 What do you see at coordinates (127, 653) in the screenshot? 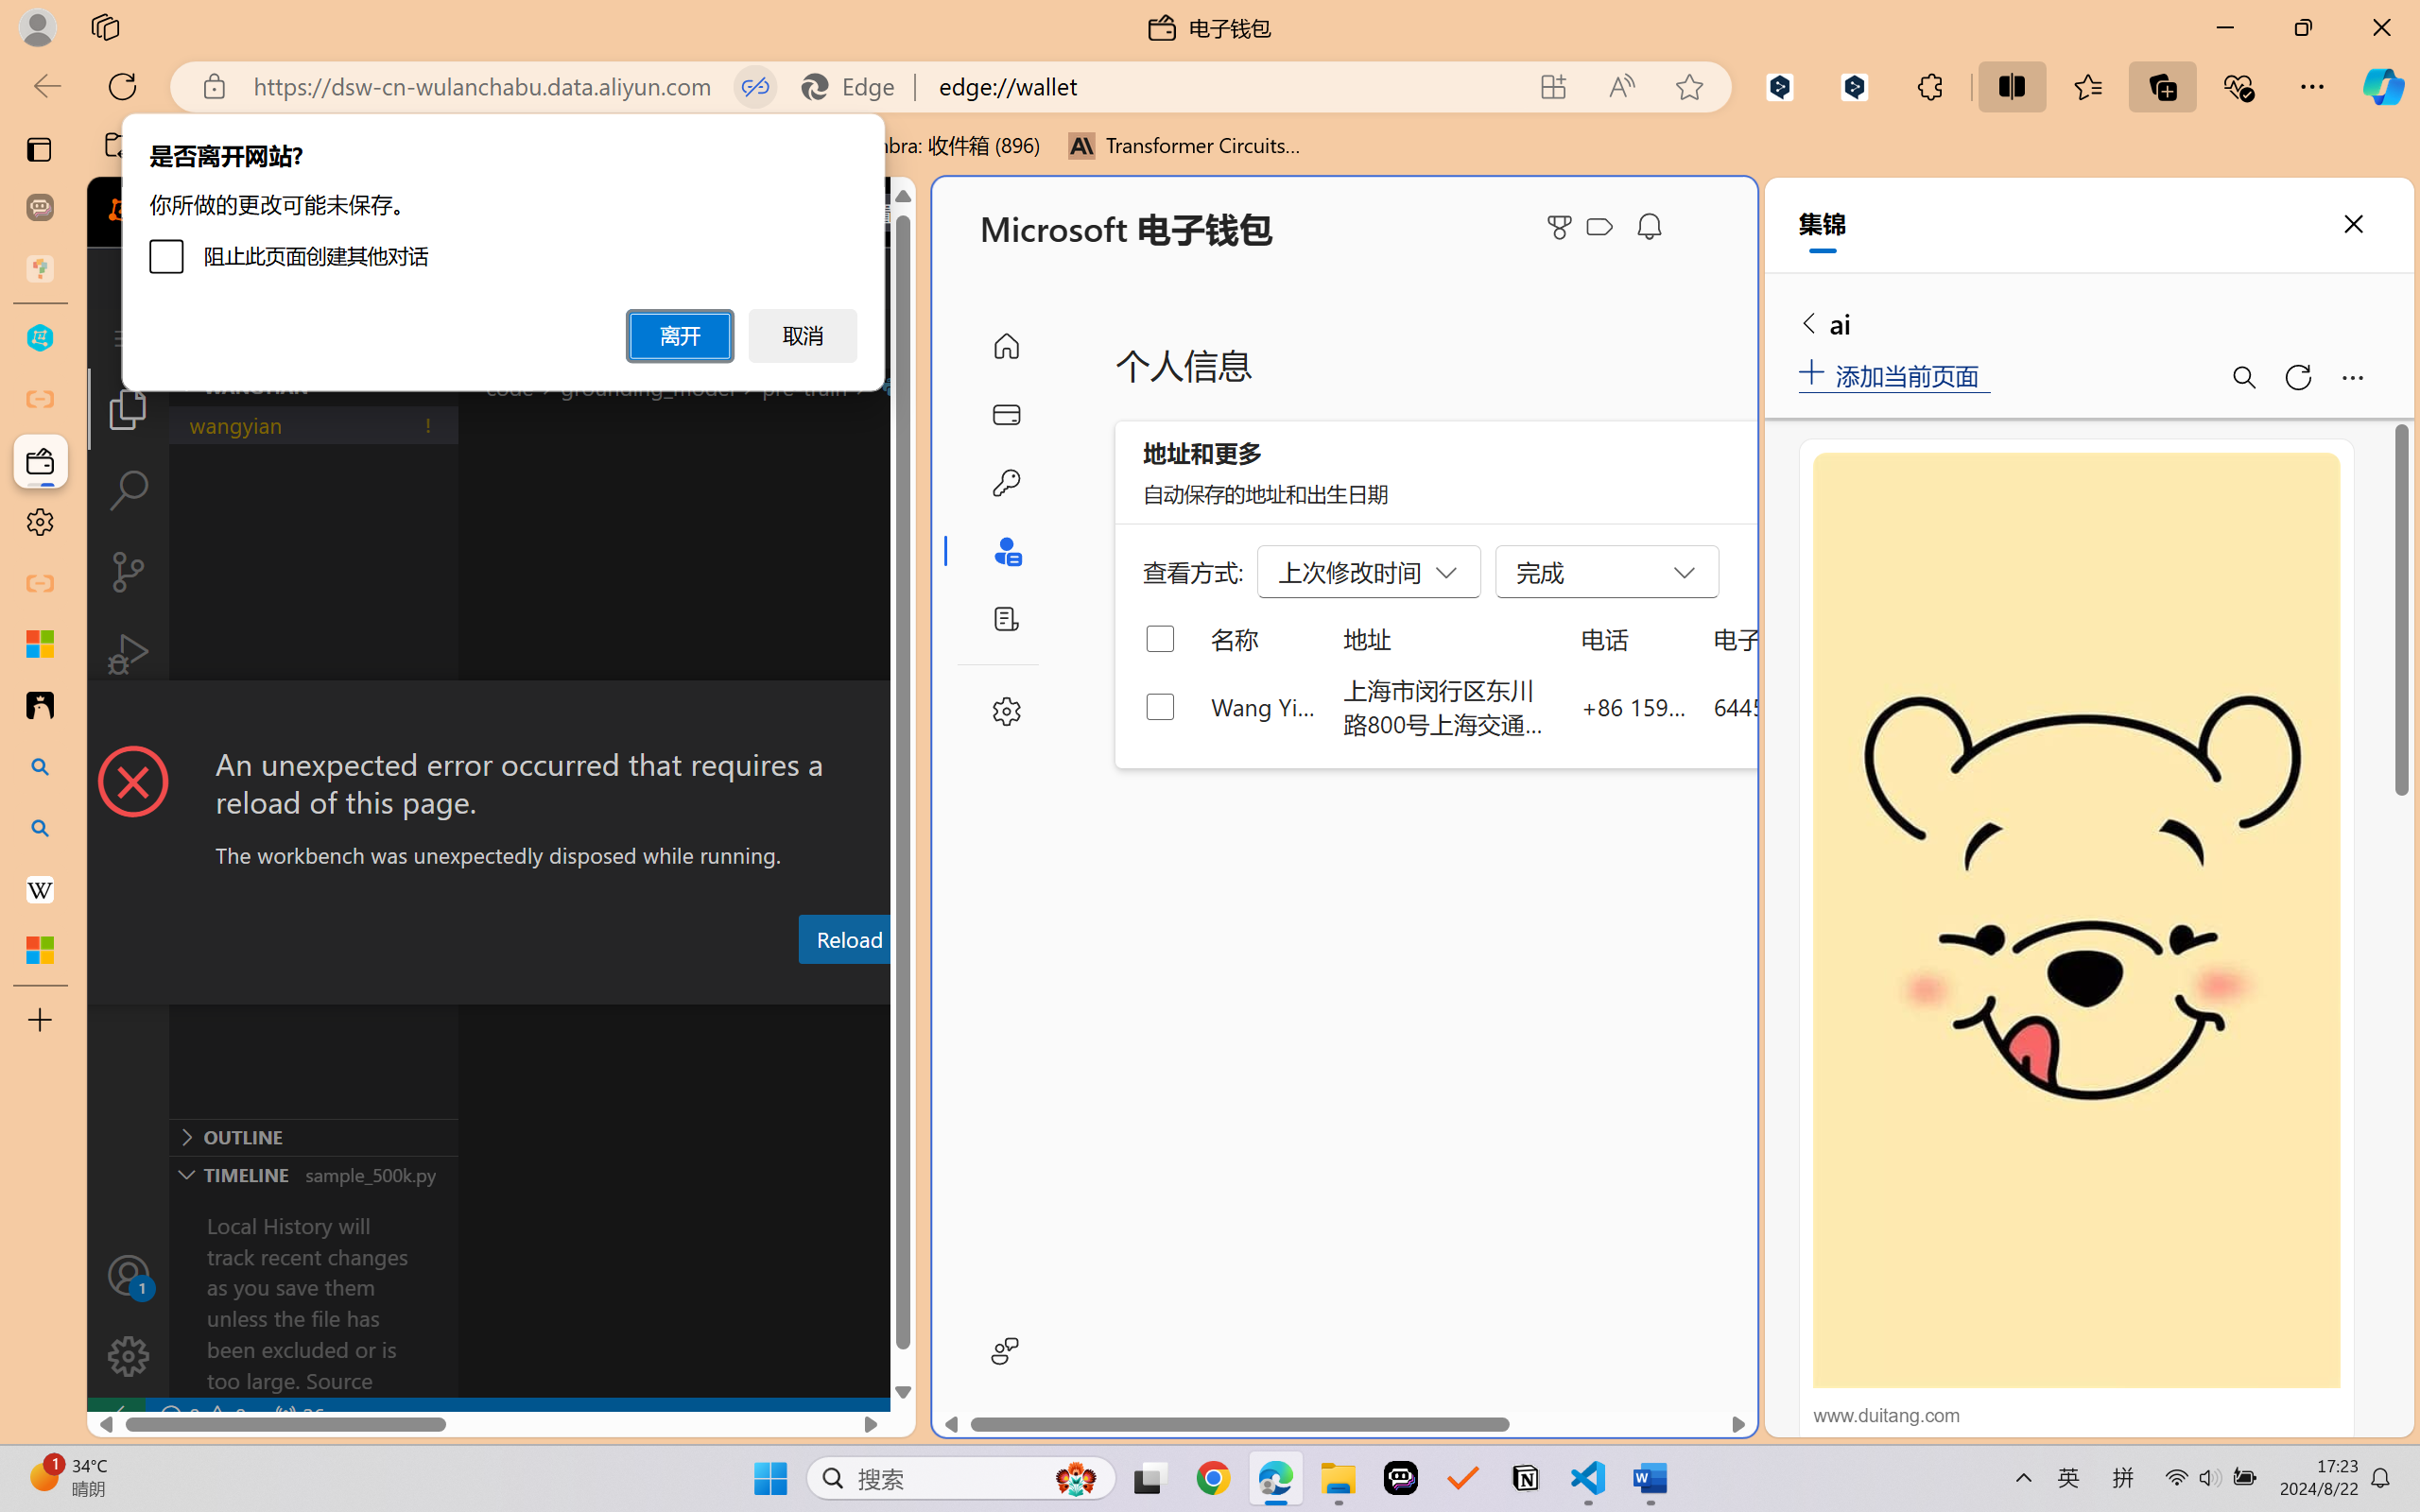
I see `'Run and Debug (Ctrl+Shift+D)'` at bounding box center [127, 653].